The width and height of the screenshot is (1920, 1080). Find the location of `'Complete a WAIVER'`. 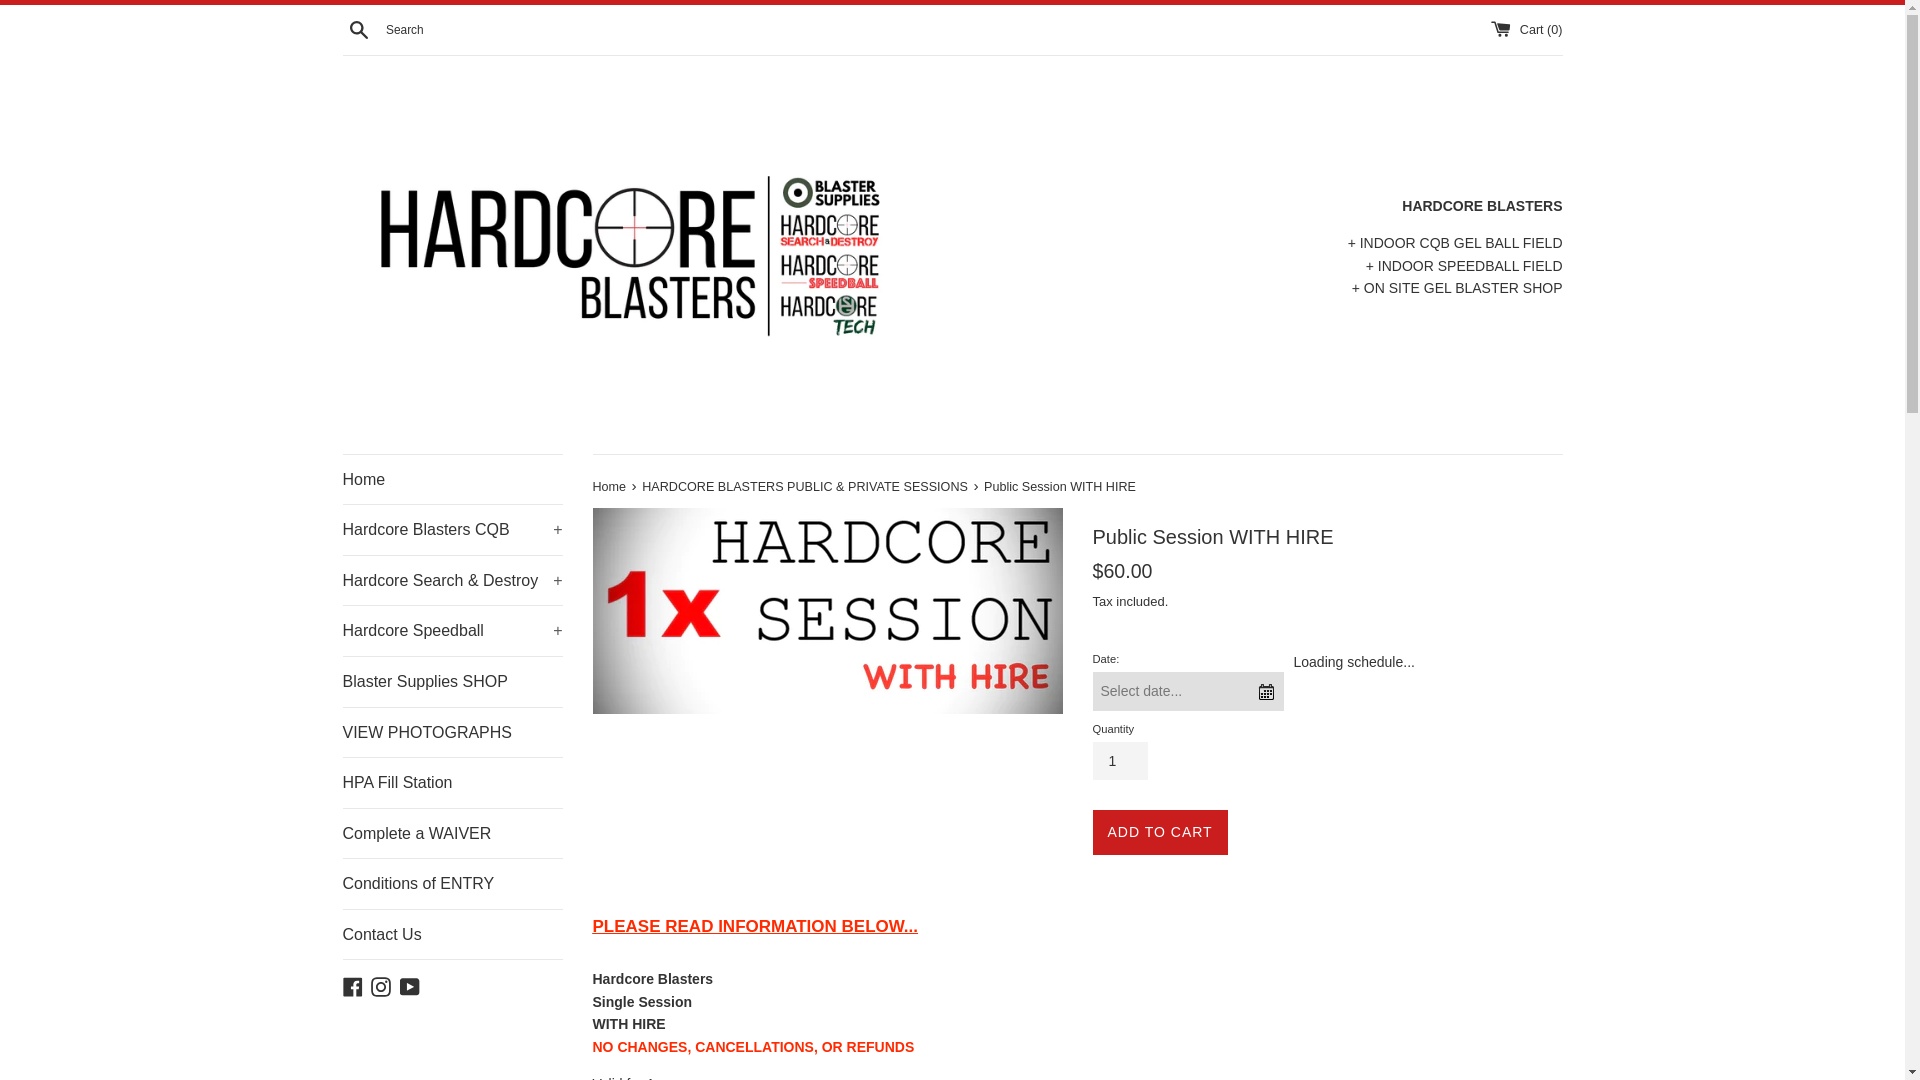

'Complete a WAIVER' is located at coordinates (450, 833).